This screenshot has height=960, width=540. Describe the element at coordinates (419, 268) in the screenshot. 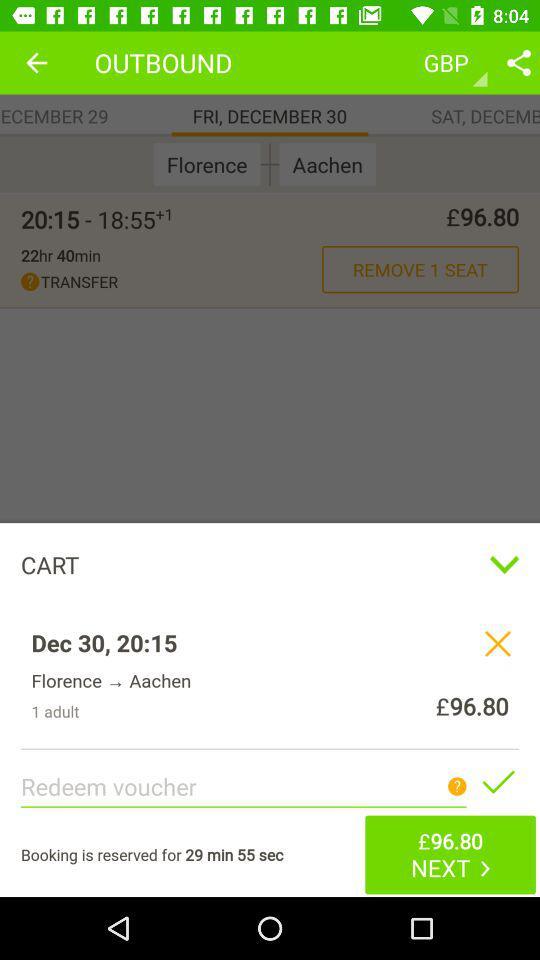

I see `orange colour text next to transfer` at that location.